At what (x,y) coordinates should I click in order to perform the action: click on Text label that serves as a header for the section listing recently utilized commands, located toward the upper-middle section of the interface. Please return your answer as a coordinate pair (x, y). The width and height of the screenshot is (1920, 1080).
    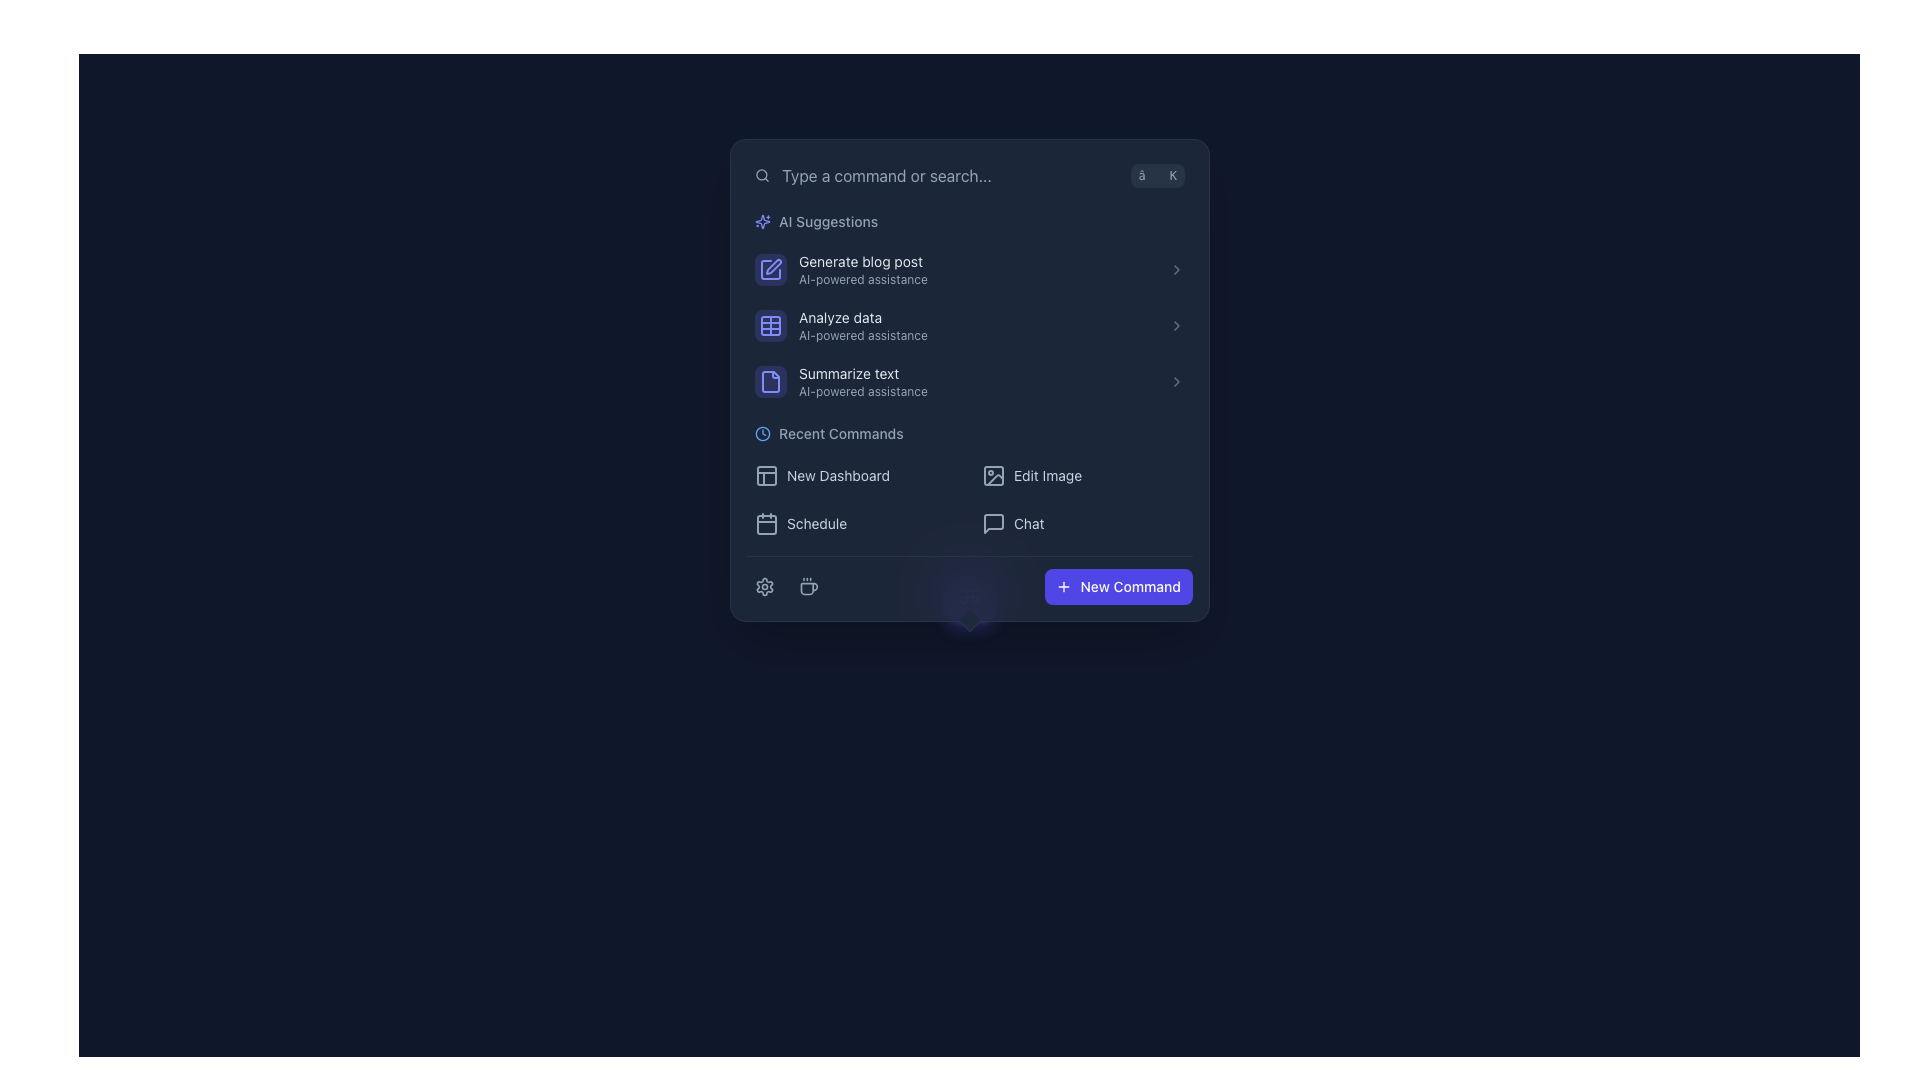
    Looking at the image, I should click on (840, 433).